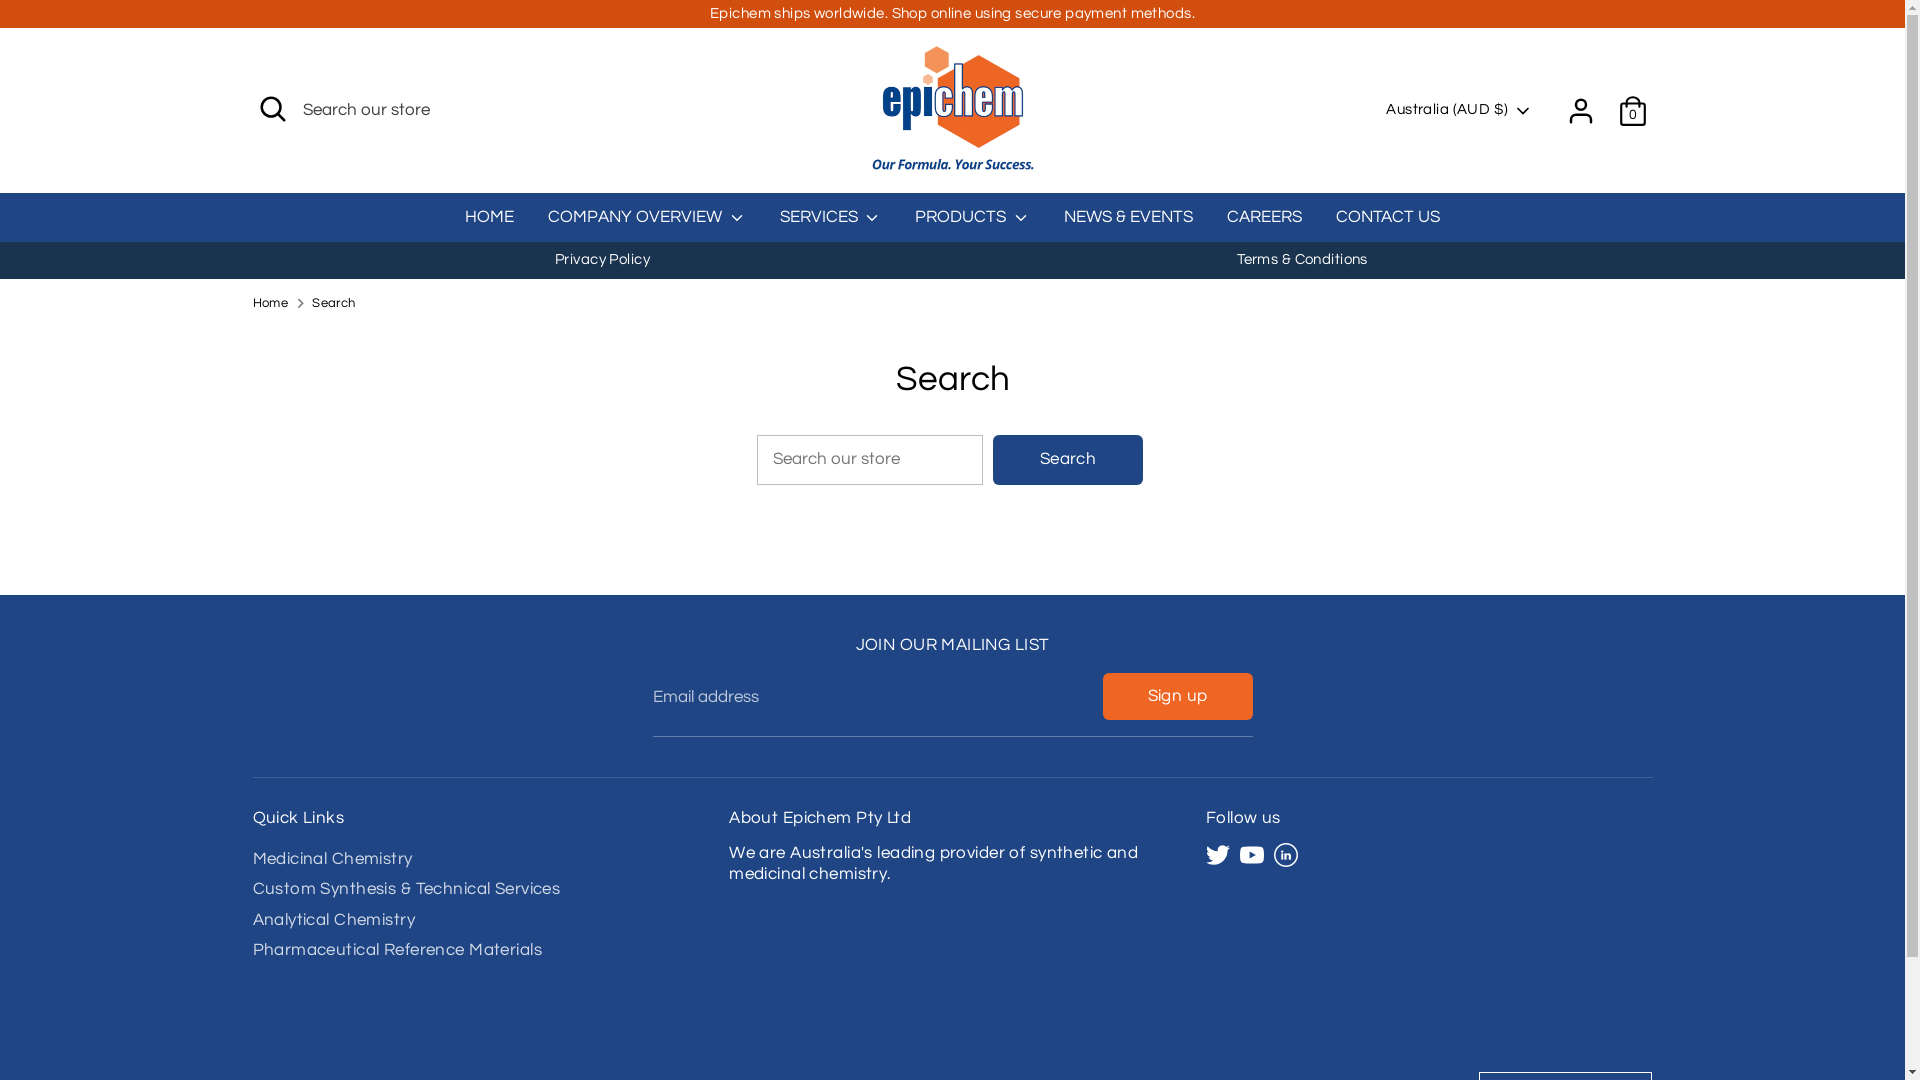  What do you see at coordinates (1459, 110) in the screenshot?
I see `'Australia (AUD $)'` at bounding box center [1459, 110].